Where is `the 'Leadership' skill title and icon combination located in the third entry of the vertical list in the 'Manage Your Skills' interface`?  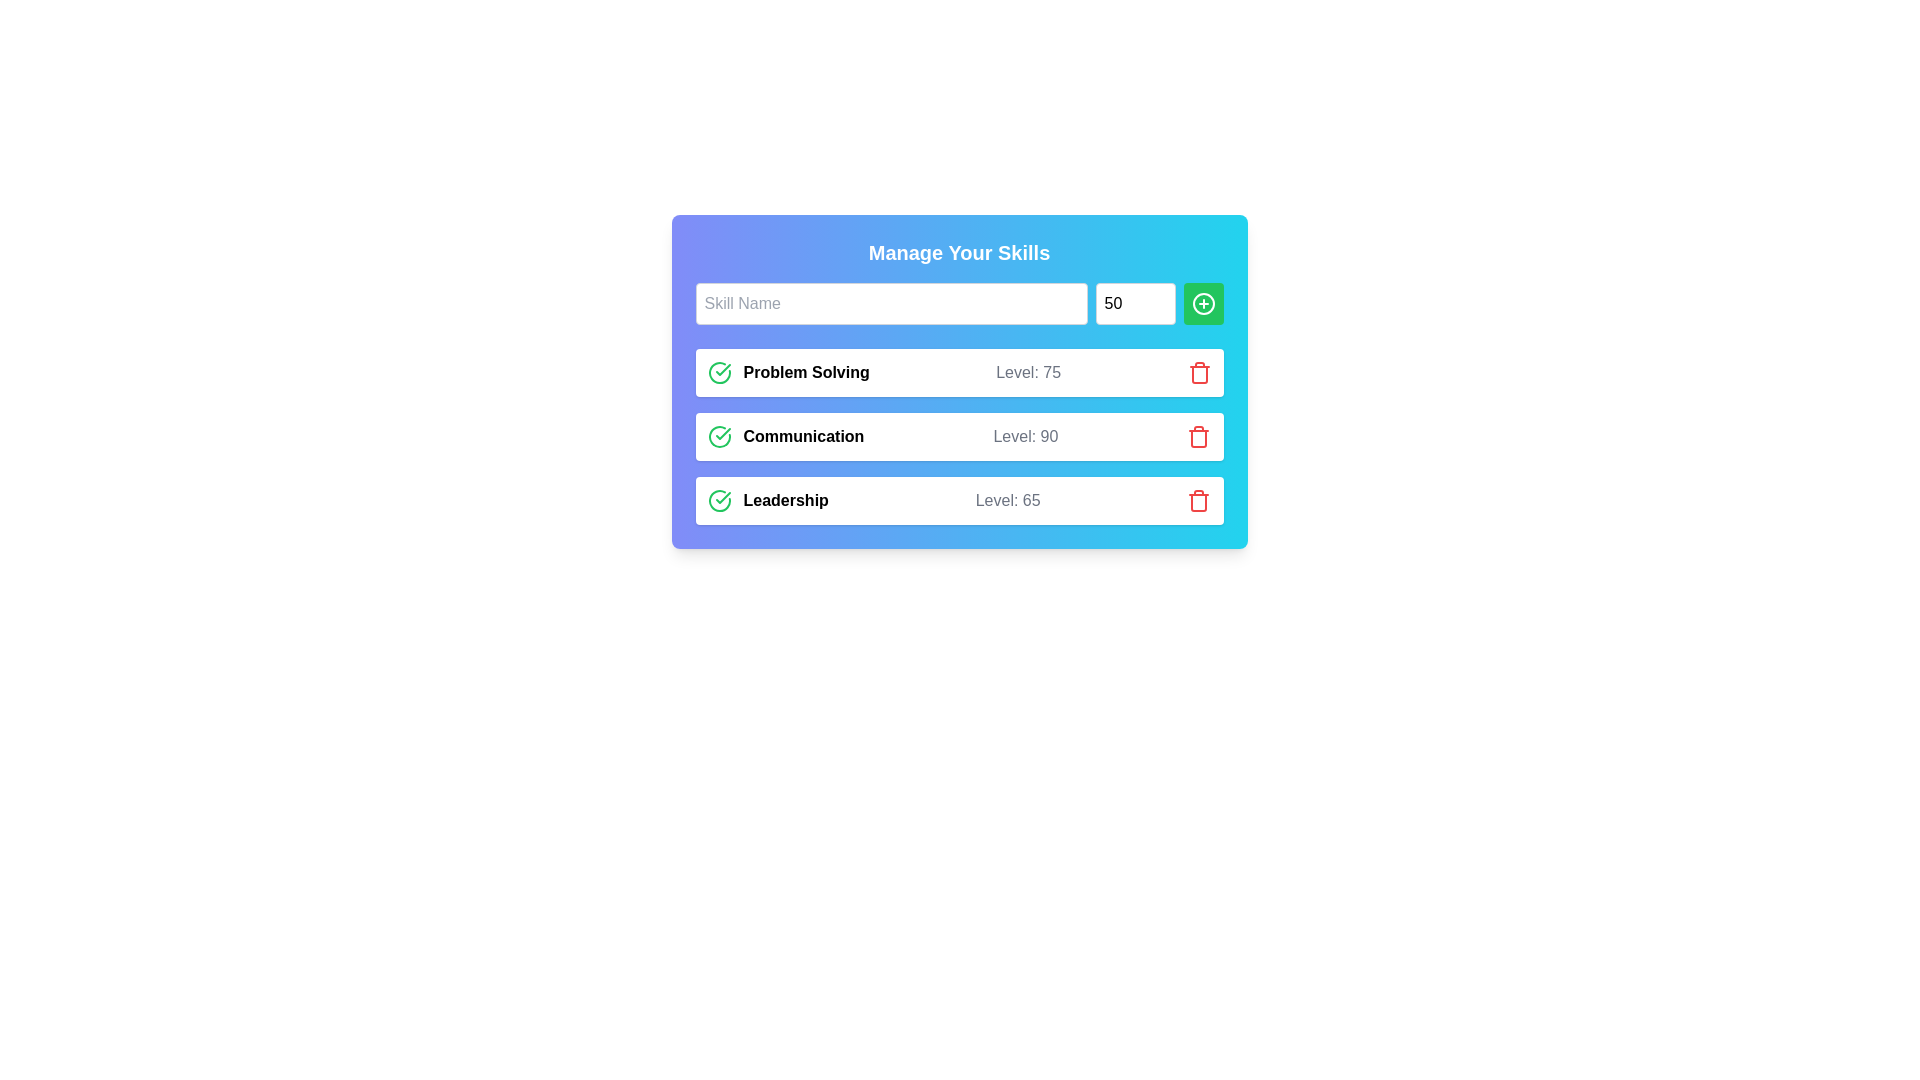
the 'Leadership' skill title and icon combination located in the third entry of the vertical list in the 'Manage Your Skills' interface is located at coordinates (767, 500).